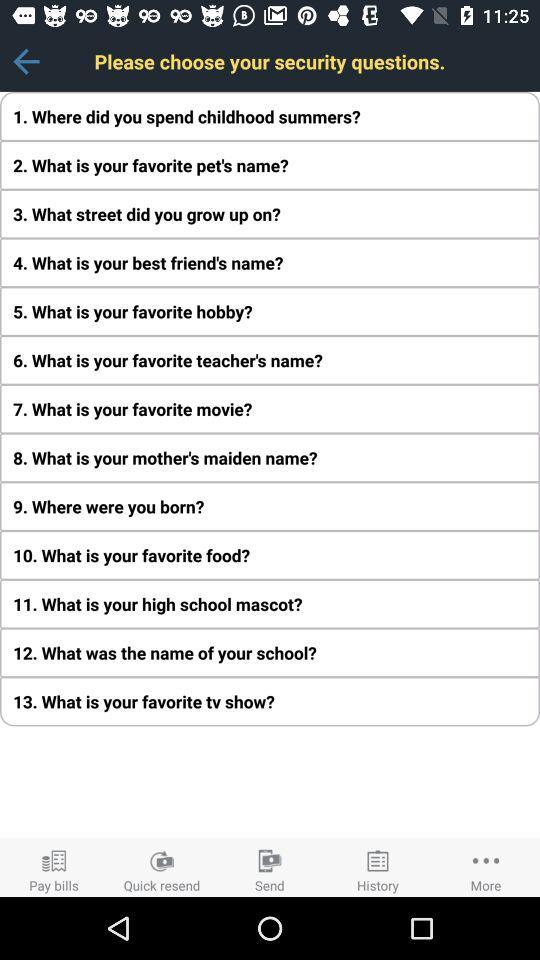  What do you see at coordinates (25, 61) in the screenshot?
I see `the icon on the top left corner` at bounding box center [25, 61].